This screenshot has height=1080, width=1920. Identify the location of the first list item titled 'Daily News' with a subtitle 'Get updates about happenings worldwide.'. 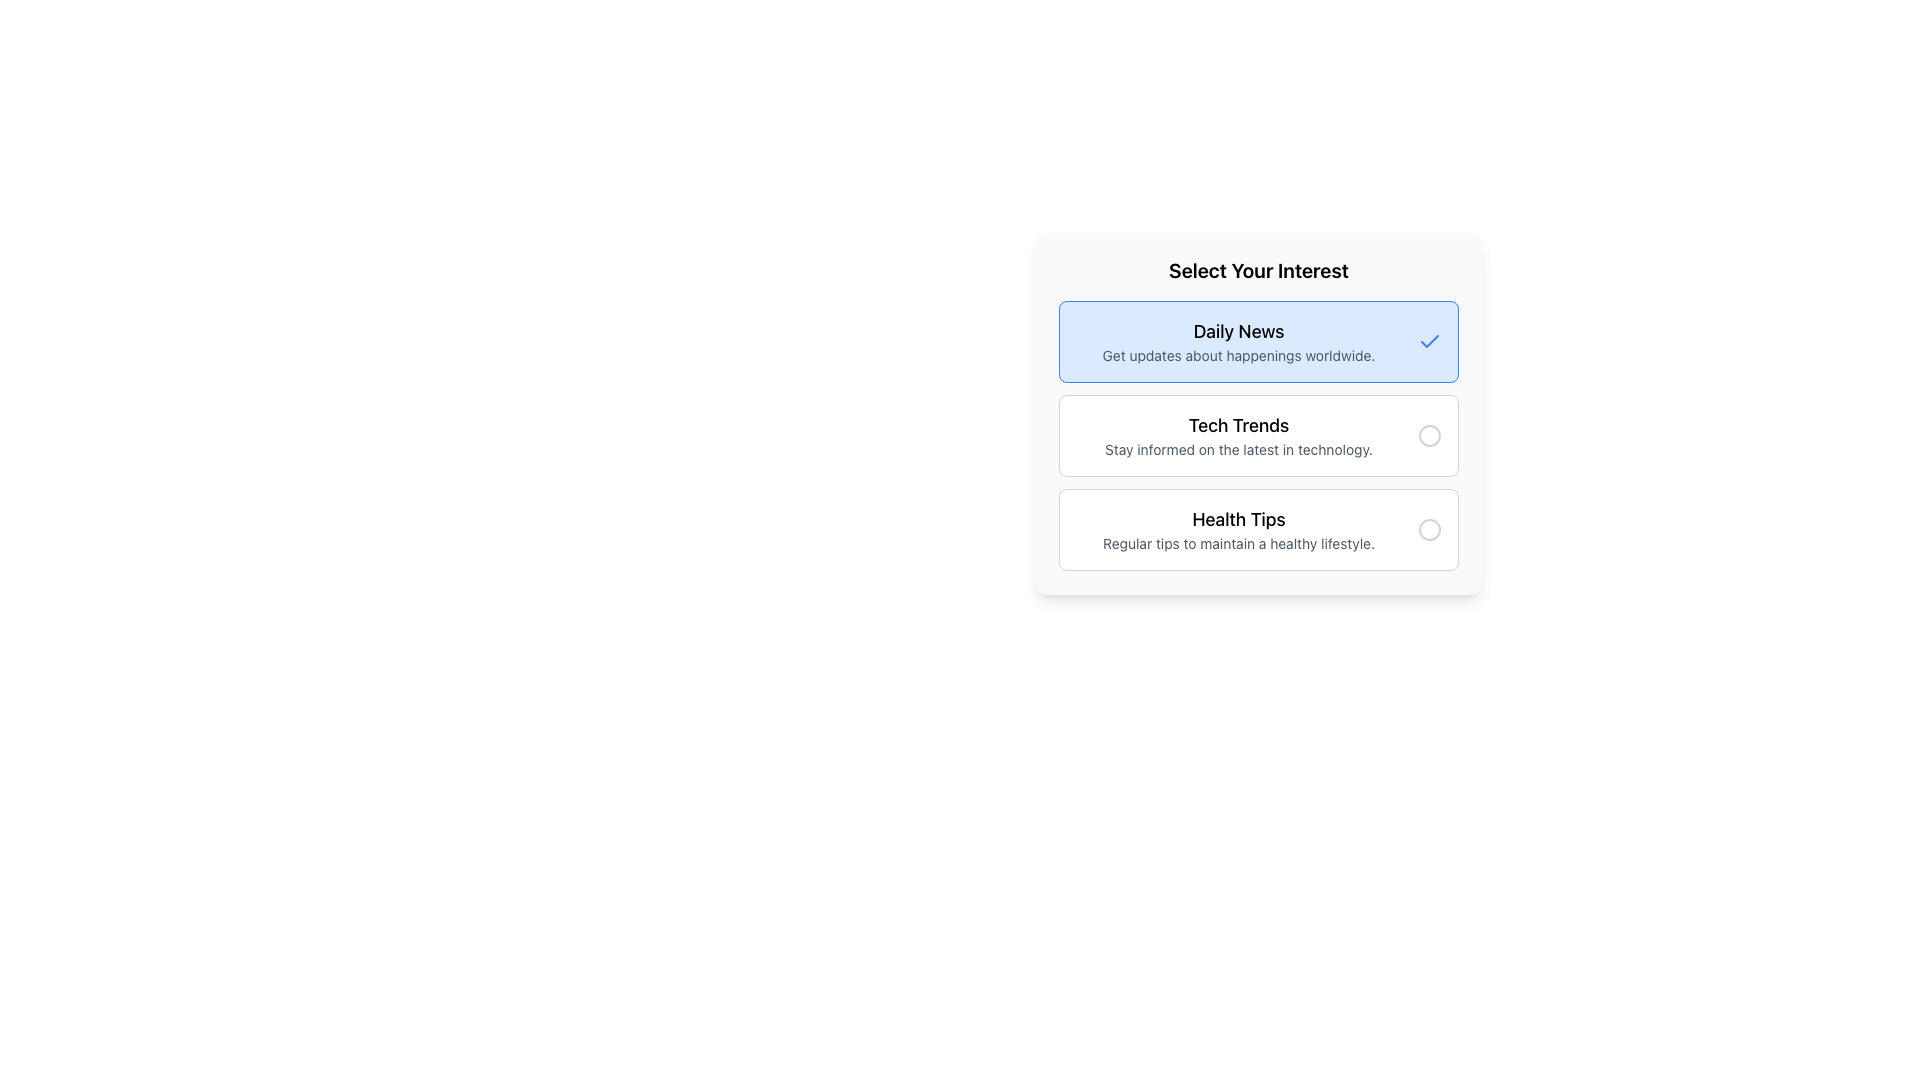
(1237, 341).